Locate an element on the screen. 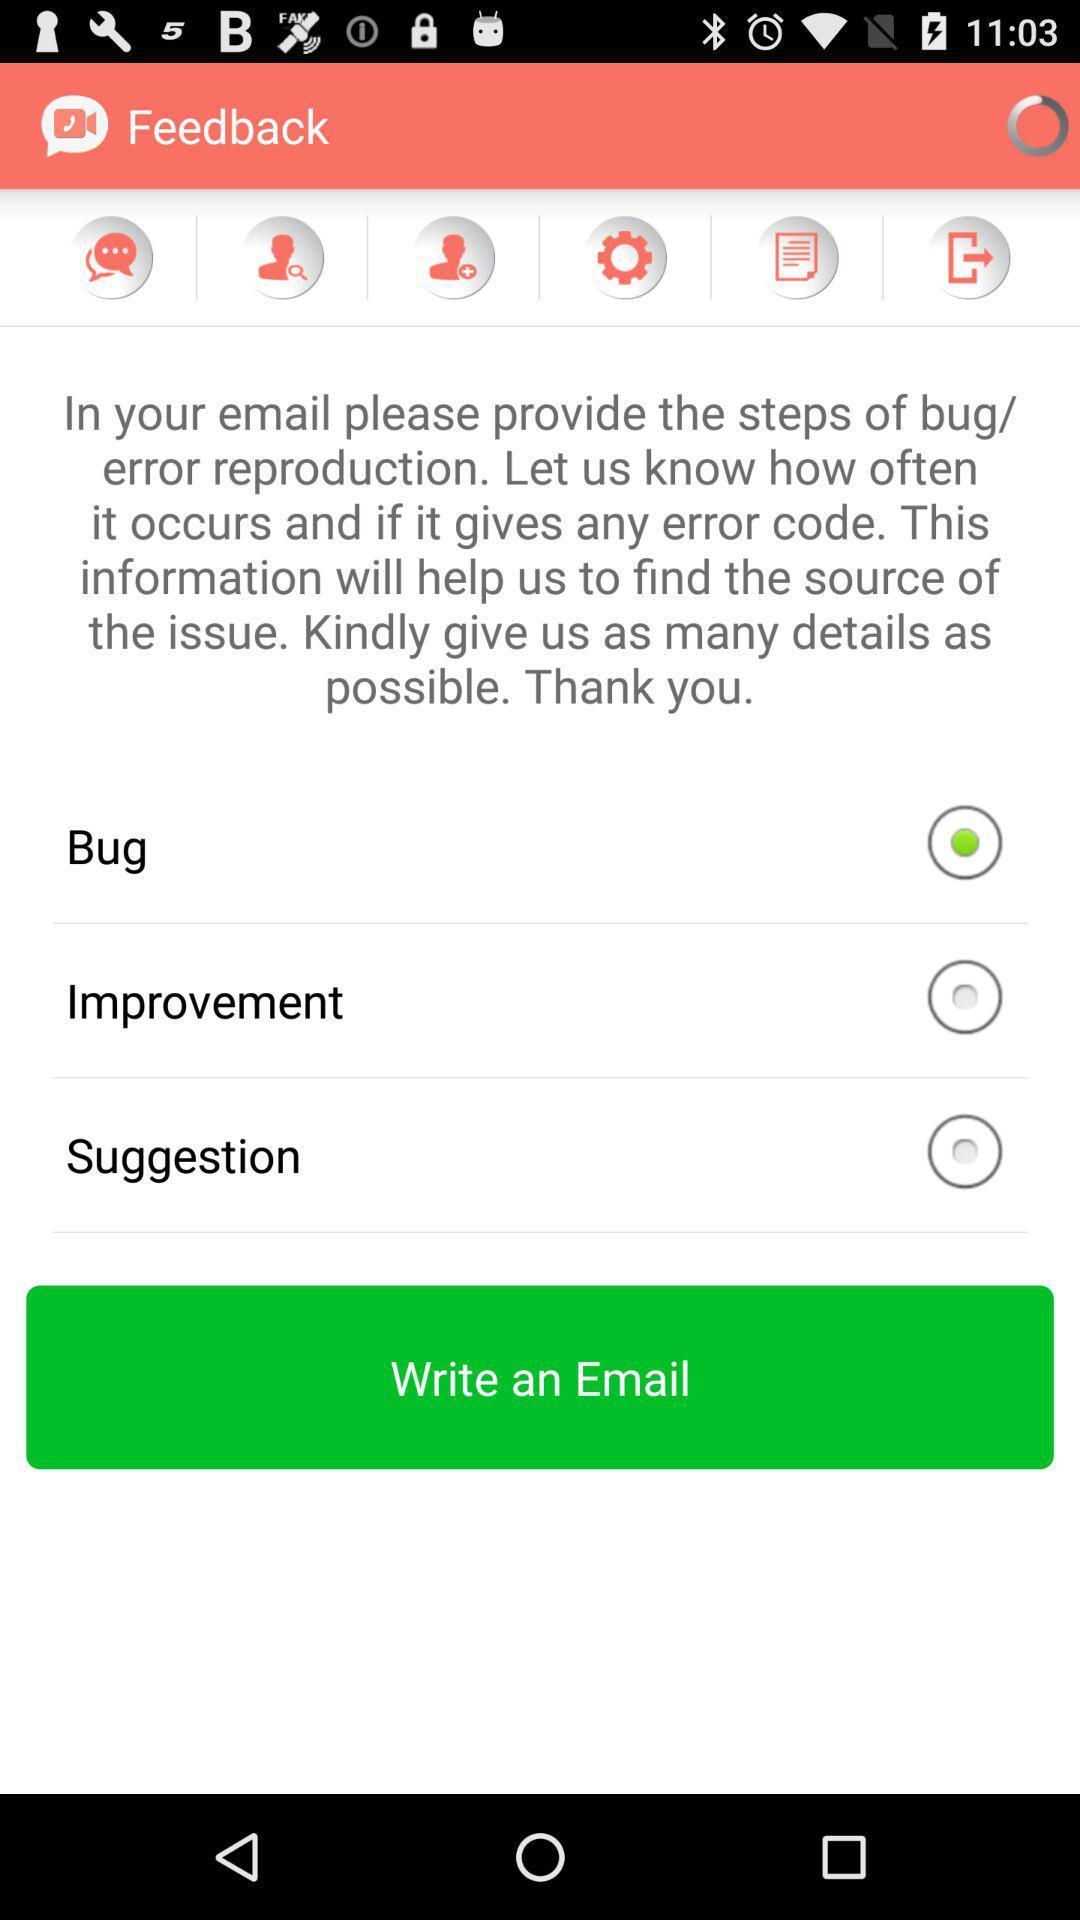 This screenshot has height=1920, width=1080. suggestion is located at coordinates (540, 1155).